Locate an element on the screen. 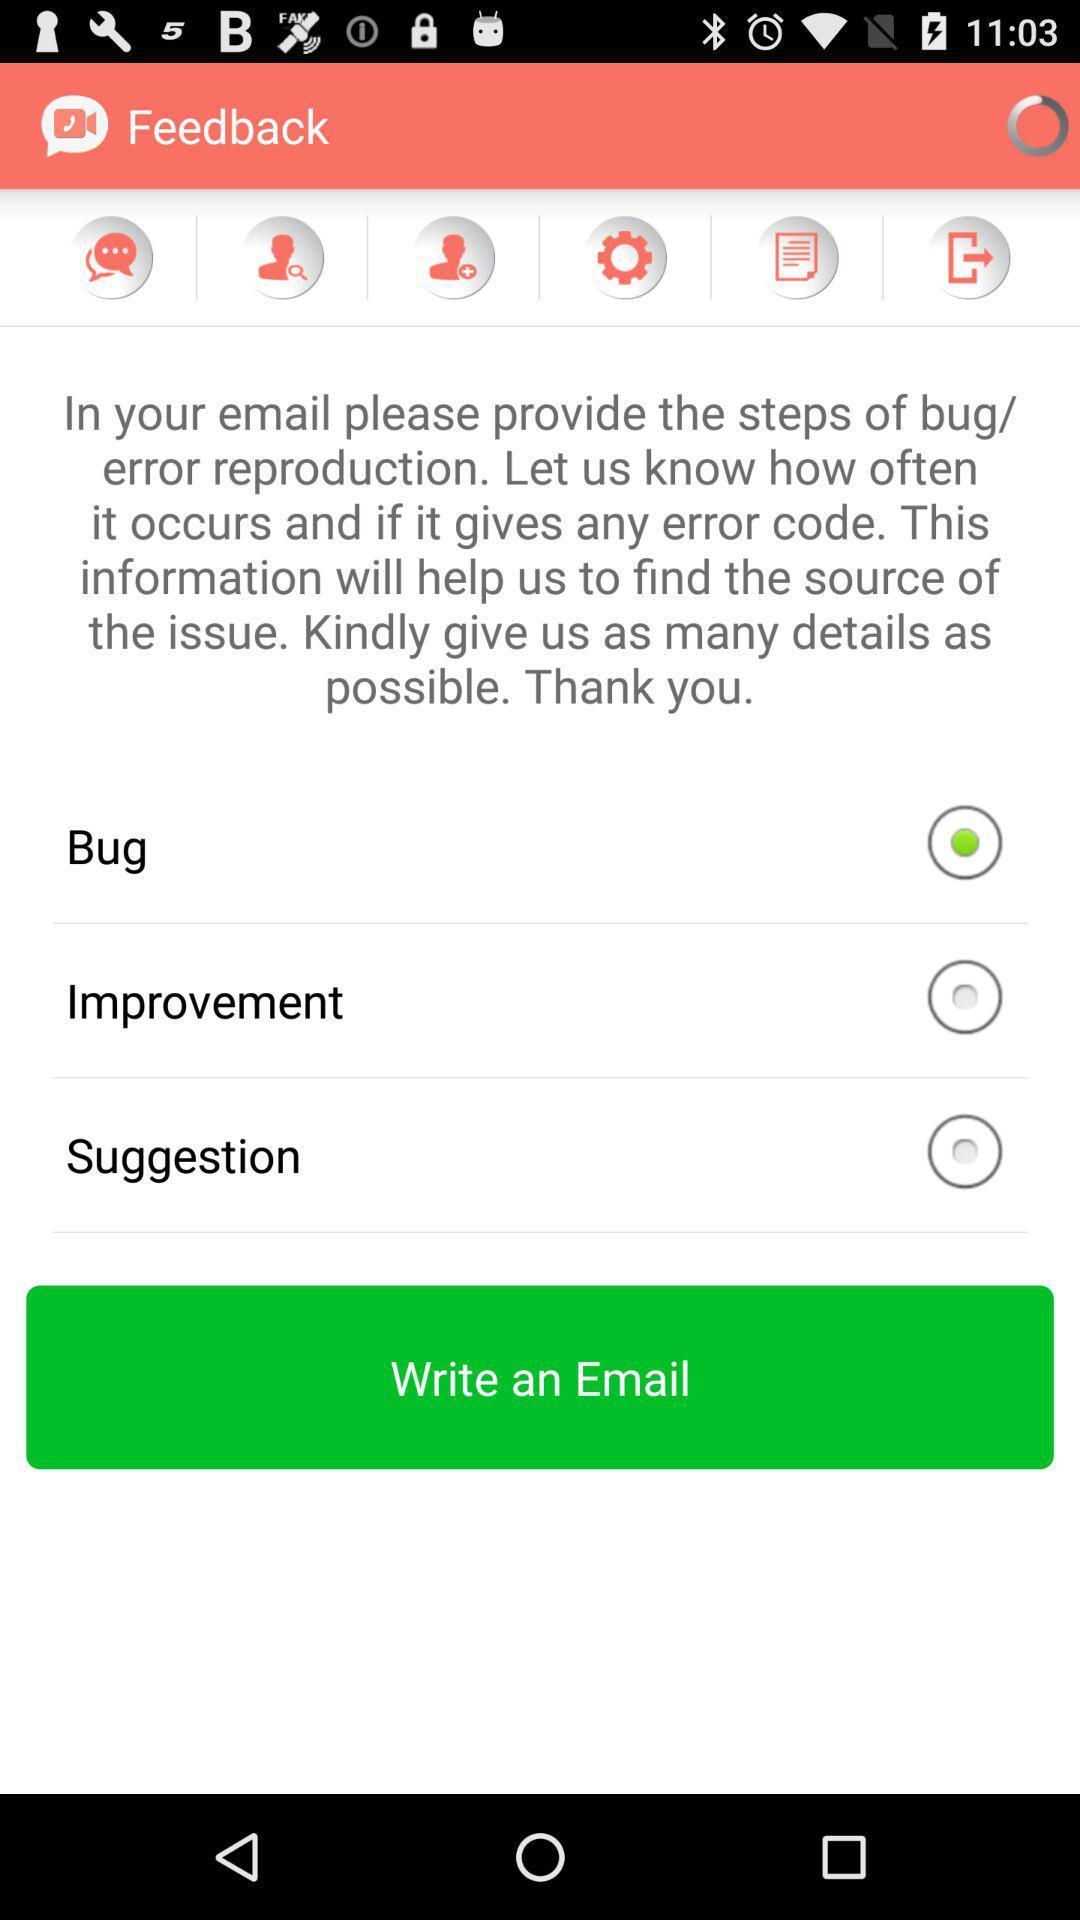 This screenshot has height=1920, width=1080. suggestion is located at coordinates (540, 1155).